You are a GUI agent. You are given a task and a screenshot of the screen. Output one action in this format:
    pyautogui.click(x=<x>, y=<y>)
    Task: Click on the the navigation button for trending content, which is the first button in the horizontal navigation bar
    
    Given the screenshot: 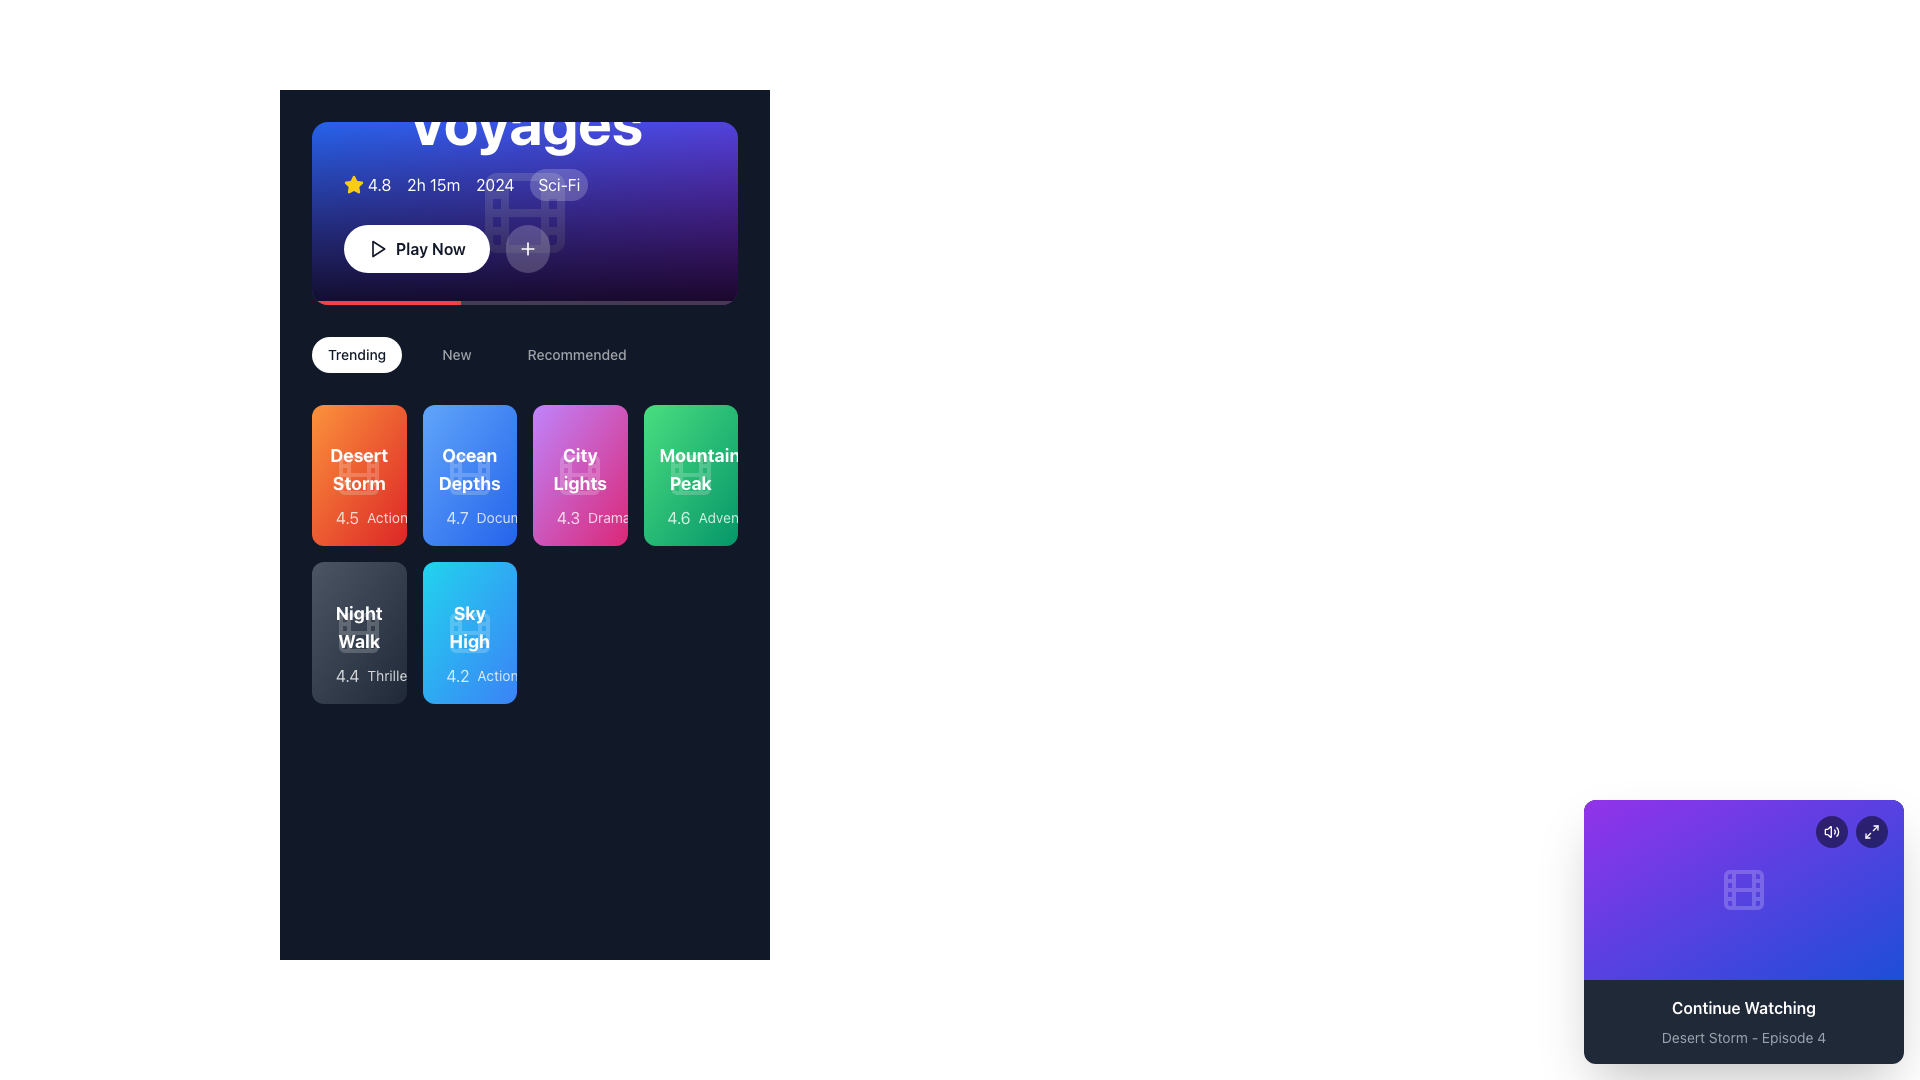 What is the action you would take?
    pyautogui.click(x=357, y=353)
    